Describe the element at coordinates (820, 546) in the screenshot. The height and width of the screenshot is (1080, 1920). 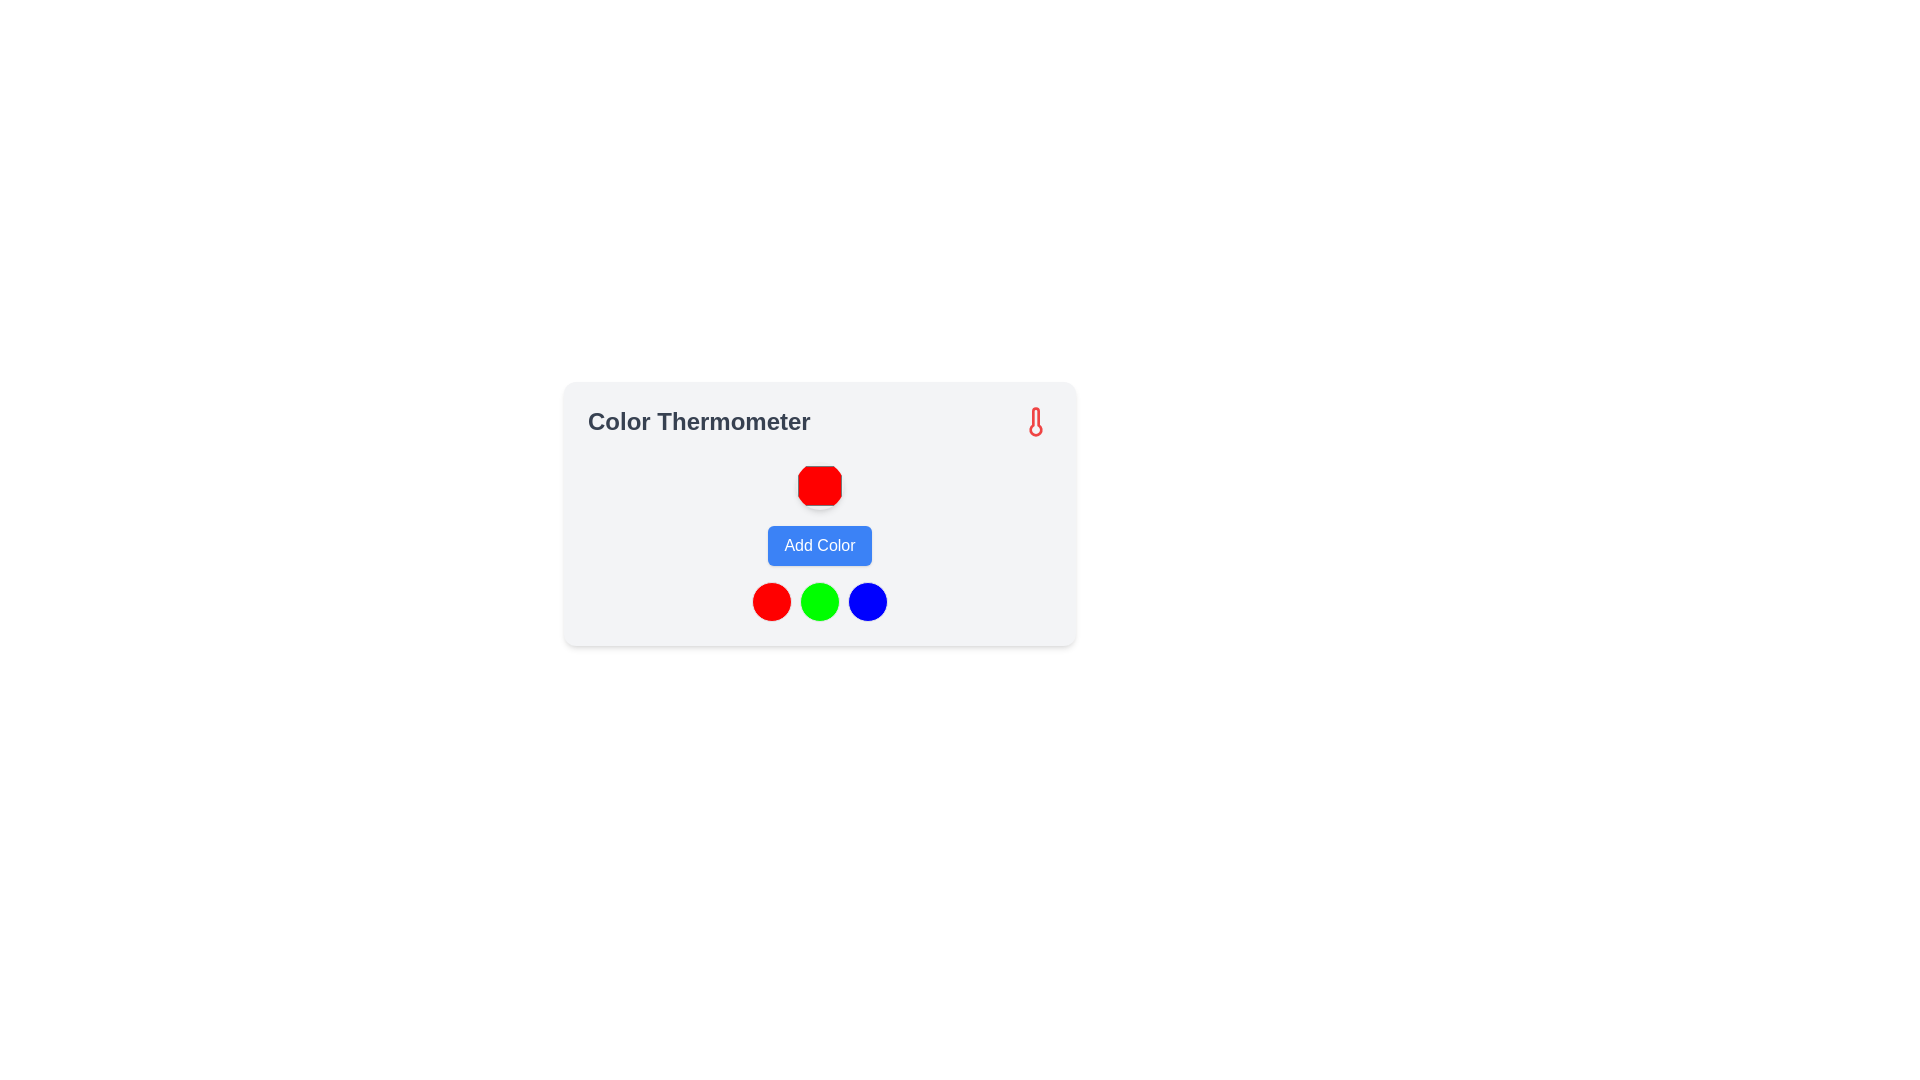
I see `the 'Add Color' button with a blue background` at that location.